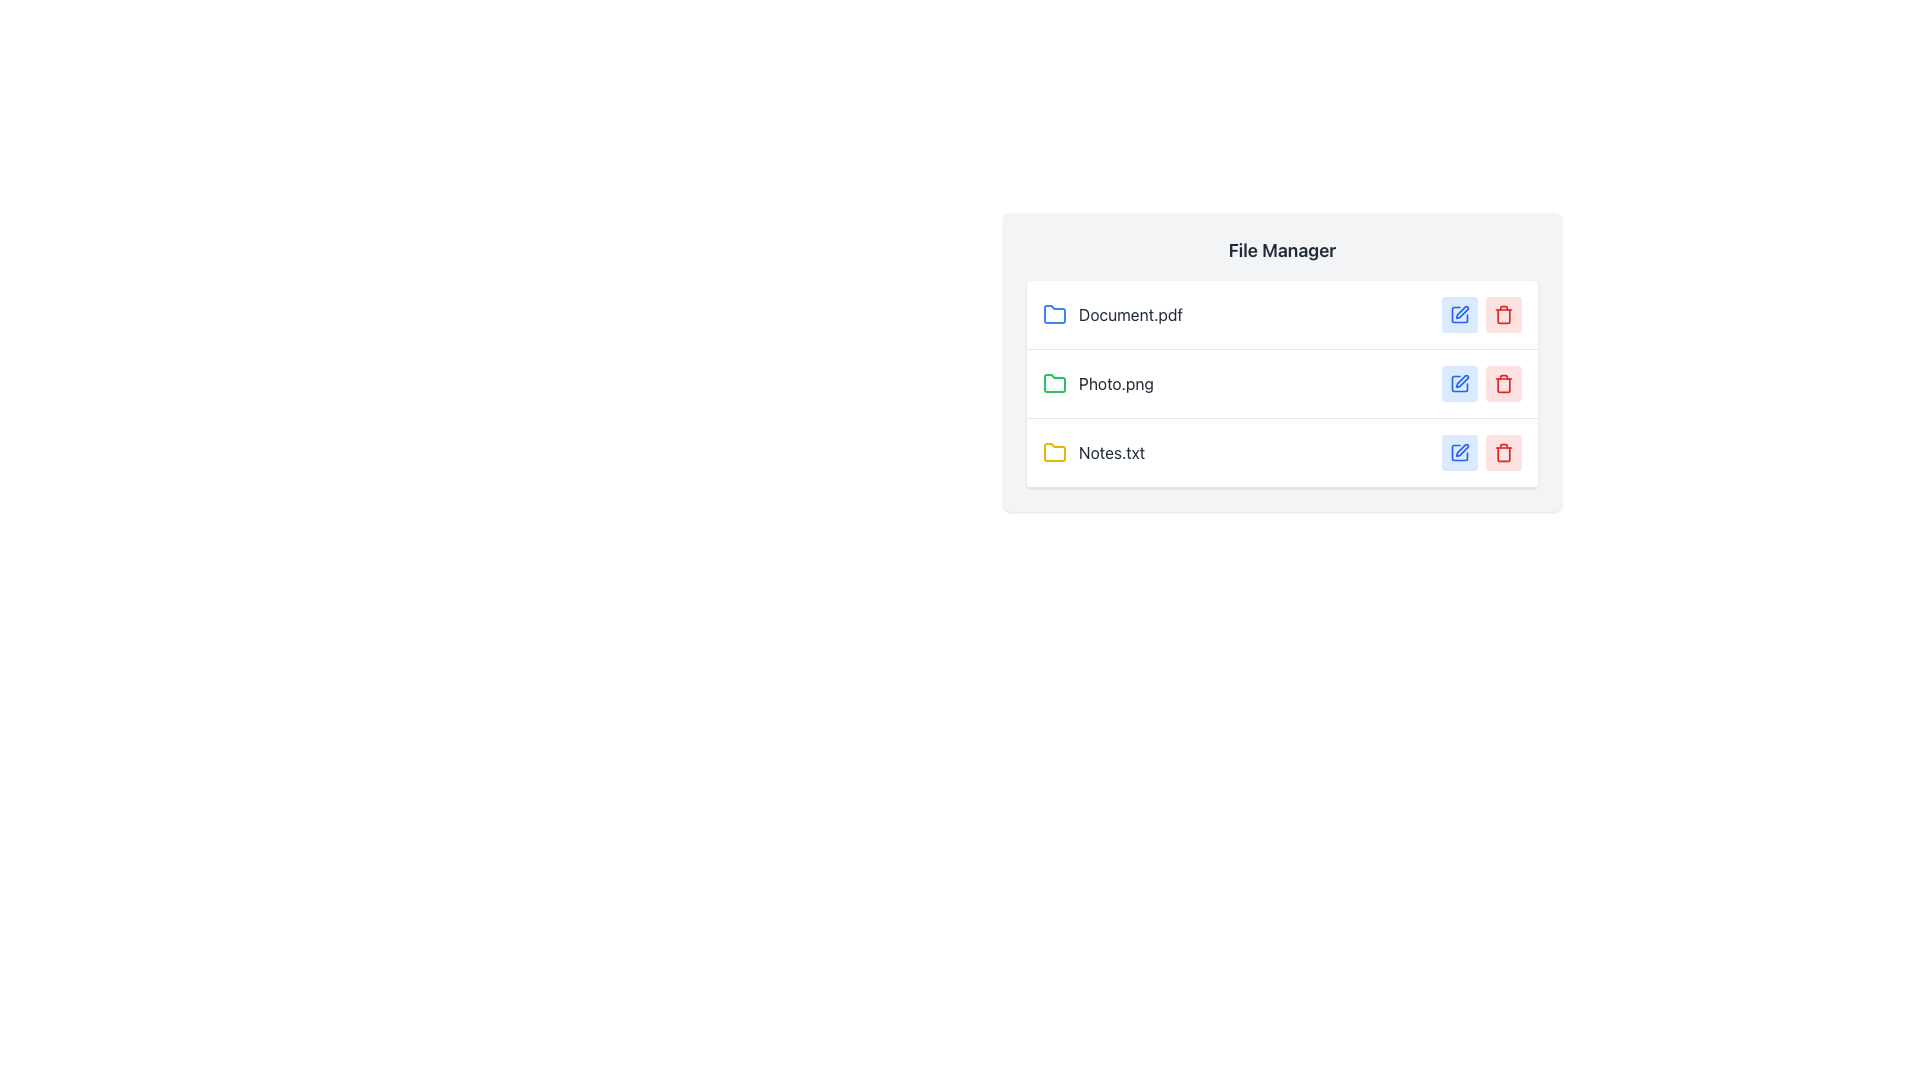  What do you see at coordinates (1282, 249) in the screenshot?
I see `the Text Header at the top of the file manager interface, which serves as the title for the file manager` at bounding box center [1282, 249].